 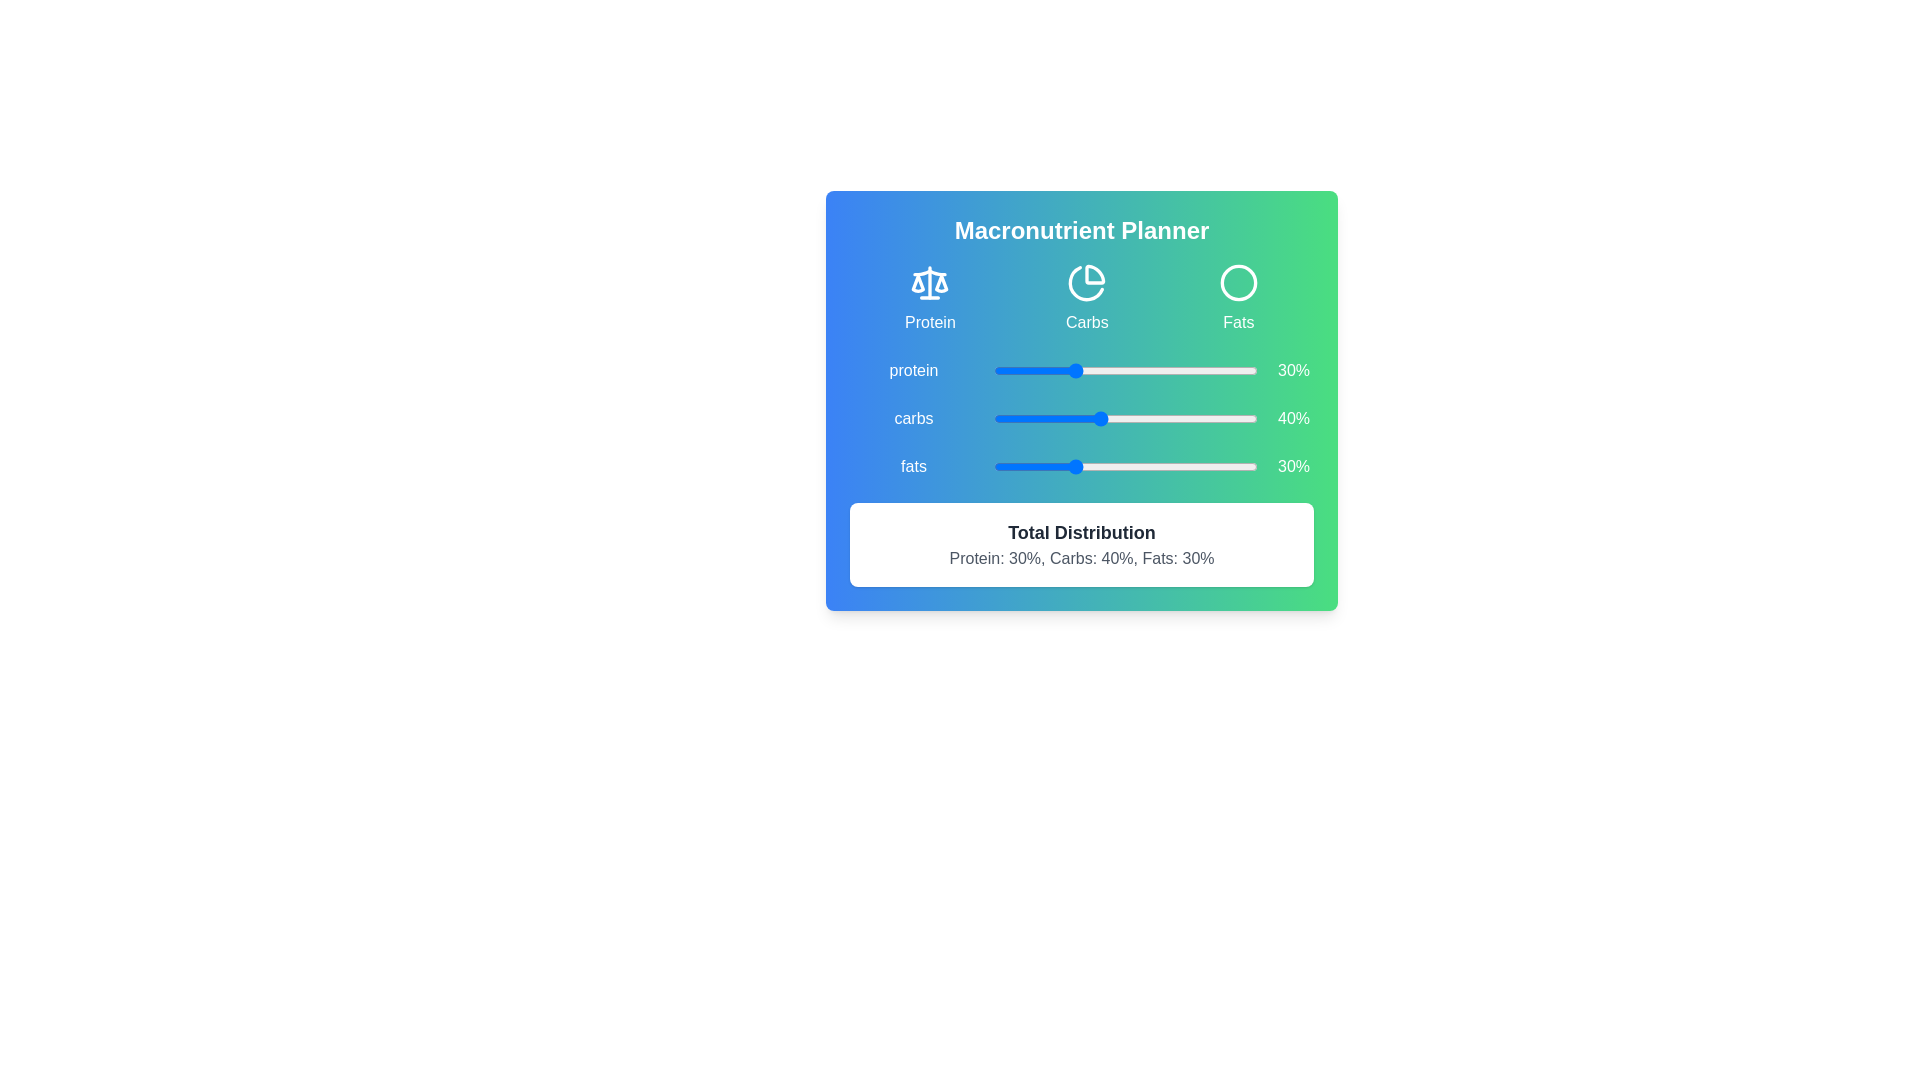 What do you see at coordinates (1162, 466) in the screenshot?
I see `the fats percentage` at bounding box center [1162, 466].